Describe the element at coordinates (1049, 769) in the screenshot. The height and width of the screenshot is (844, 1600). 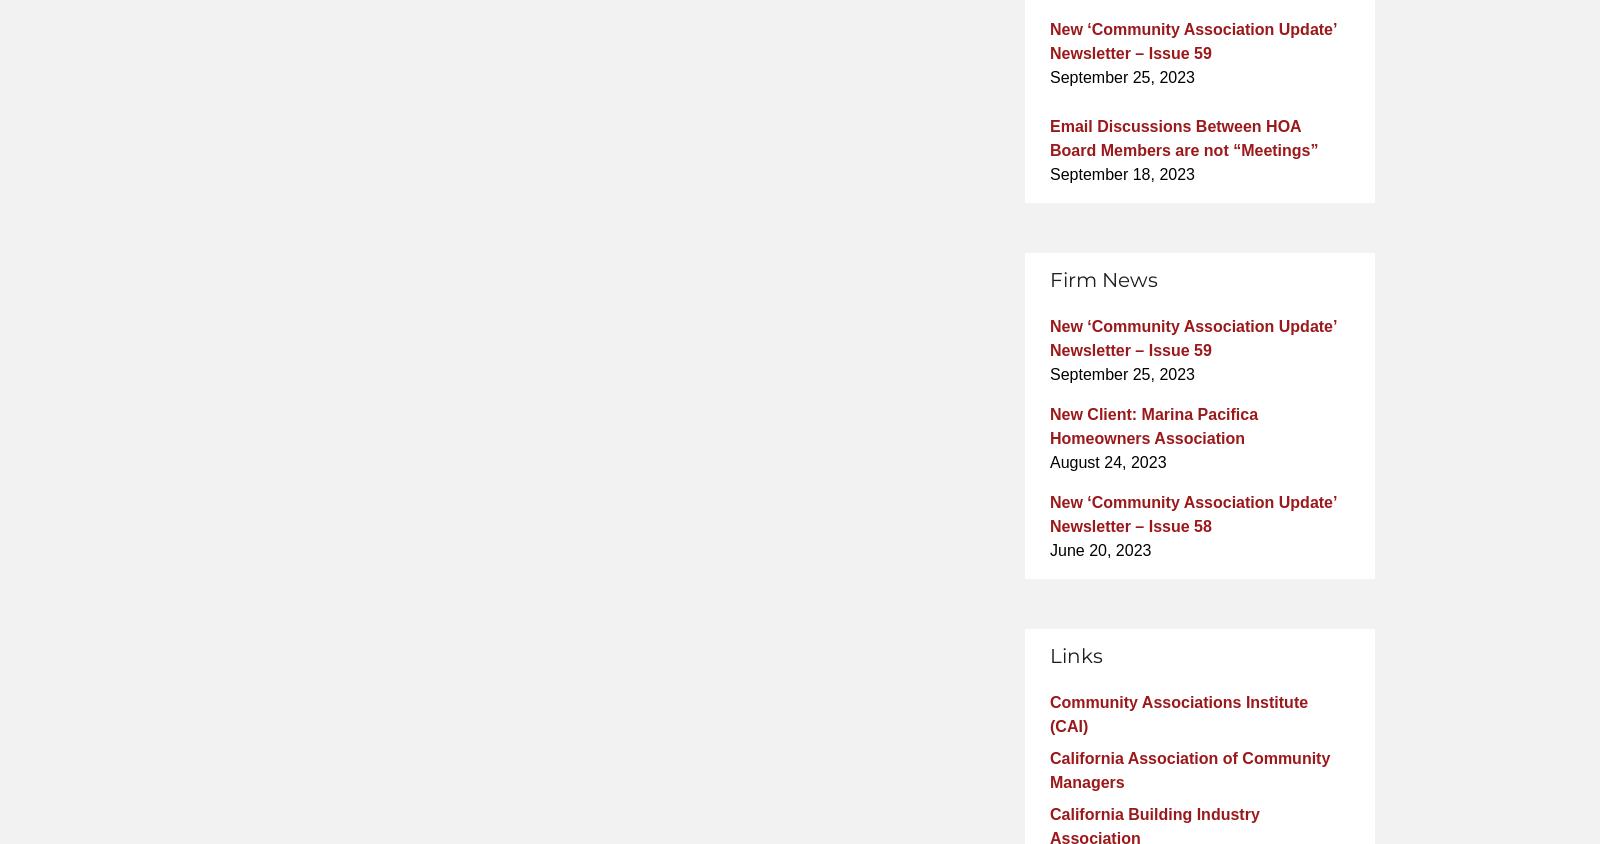
I see `'California Association of Community Managers'` at that location.